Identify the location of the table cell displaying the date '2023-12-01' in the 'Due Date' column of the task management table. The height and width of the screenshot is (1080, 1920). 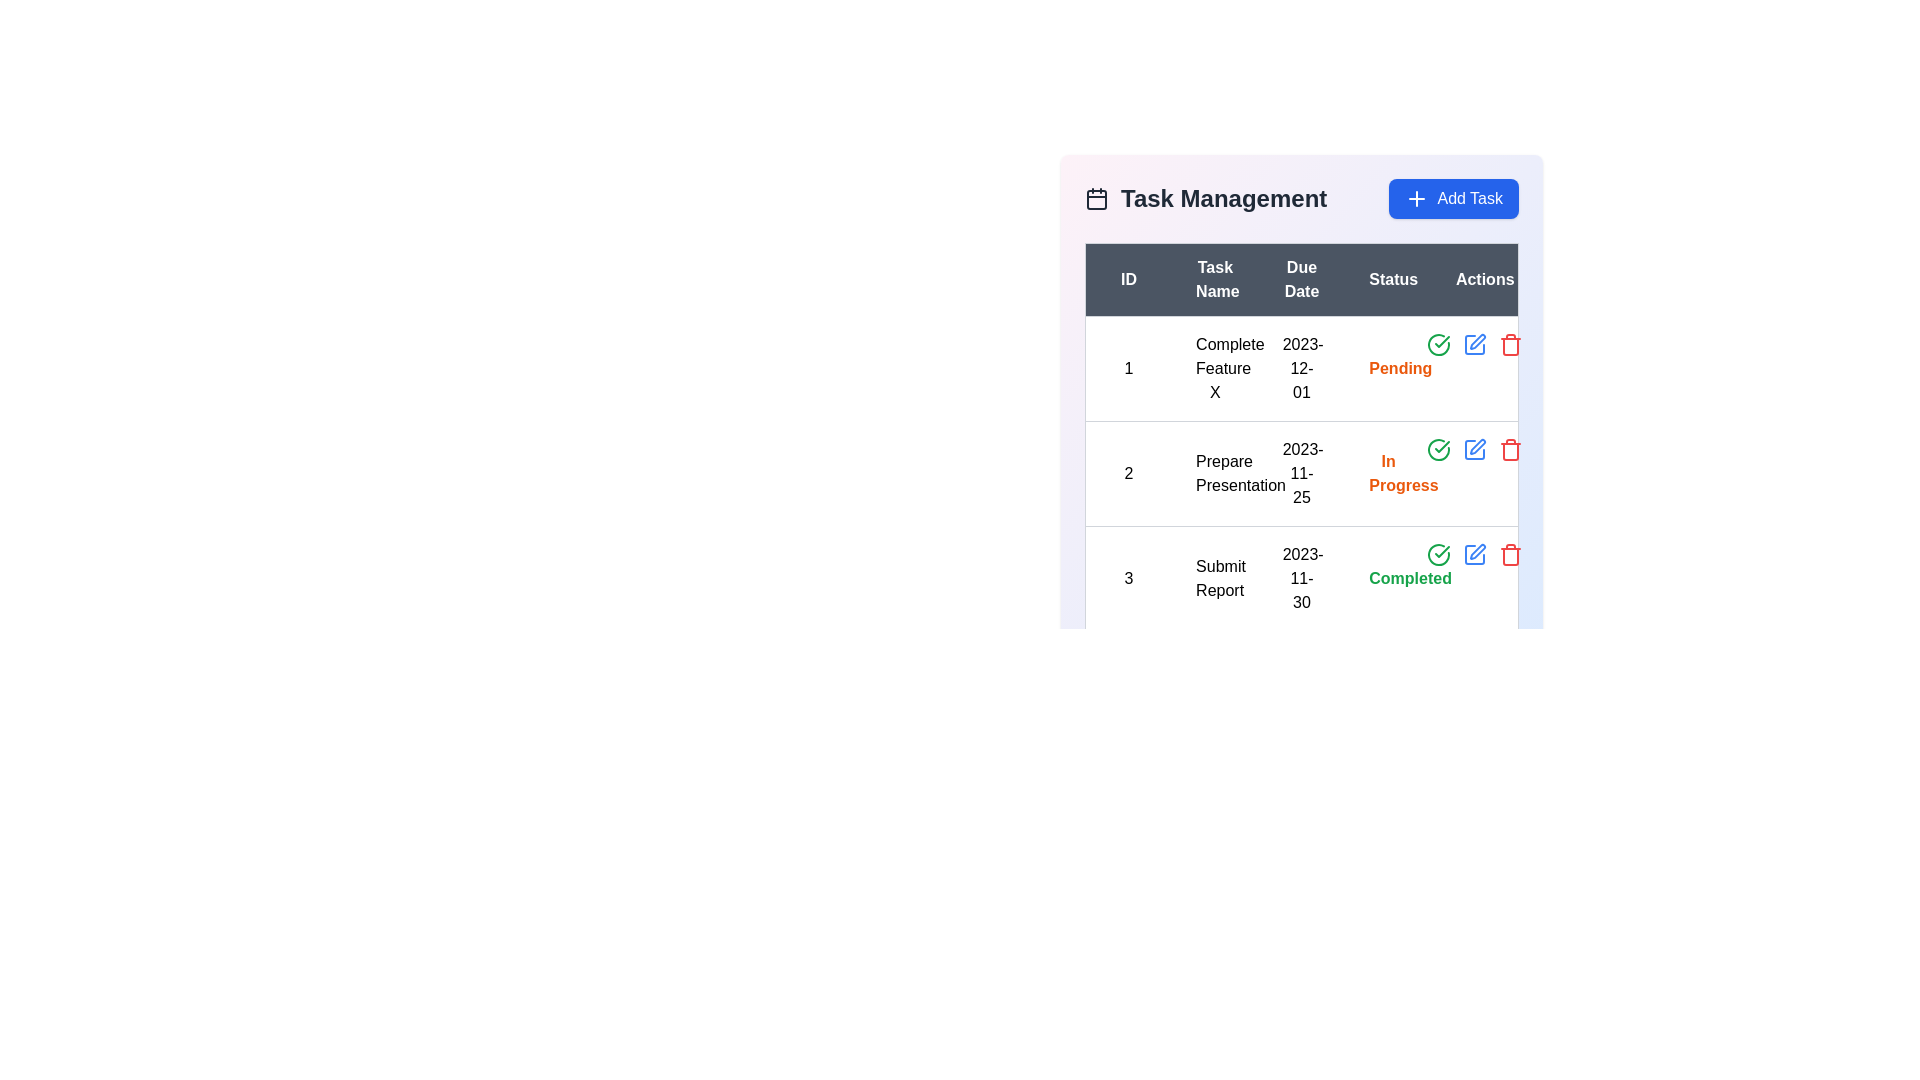
(1301, 380).